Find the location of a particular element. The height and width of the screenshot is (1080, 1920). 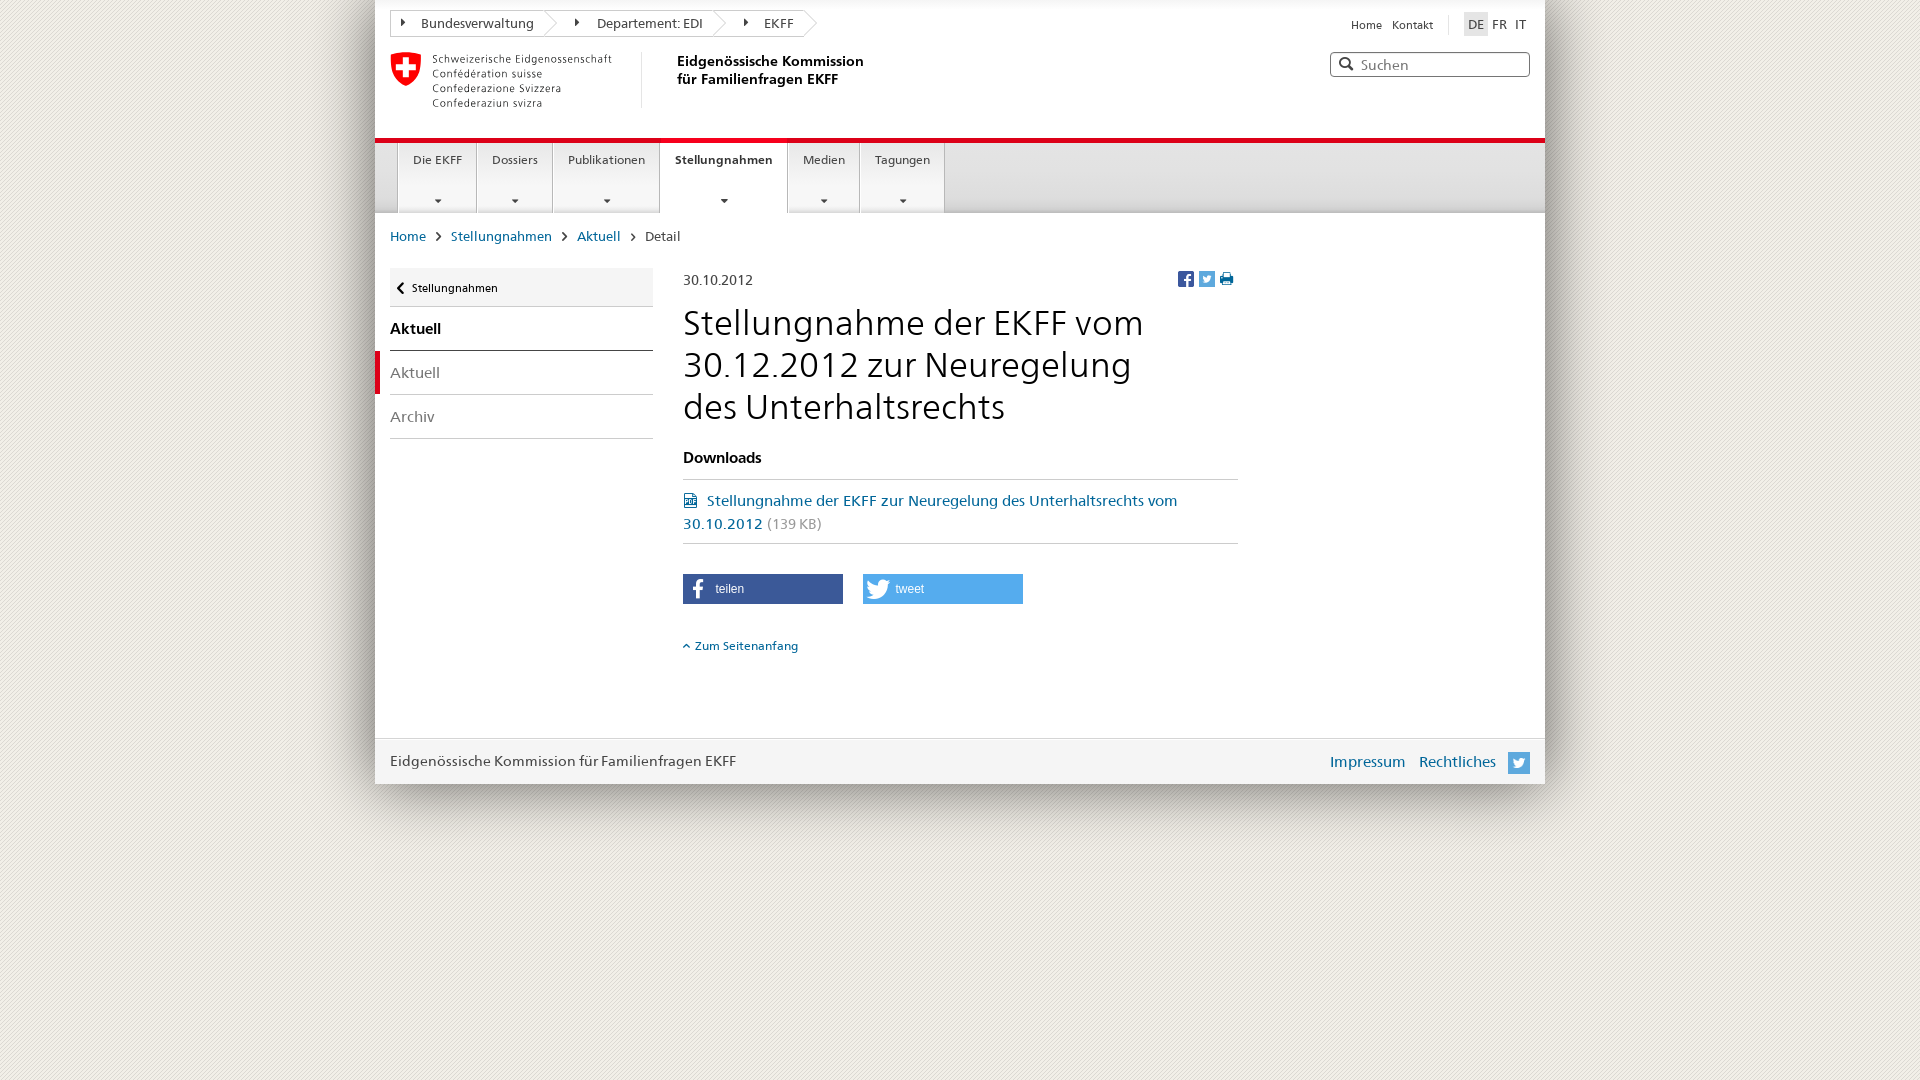

'Medien' is located at coordinates (824, 176).